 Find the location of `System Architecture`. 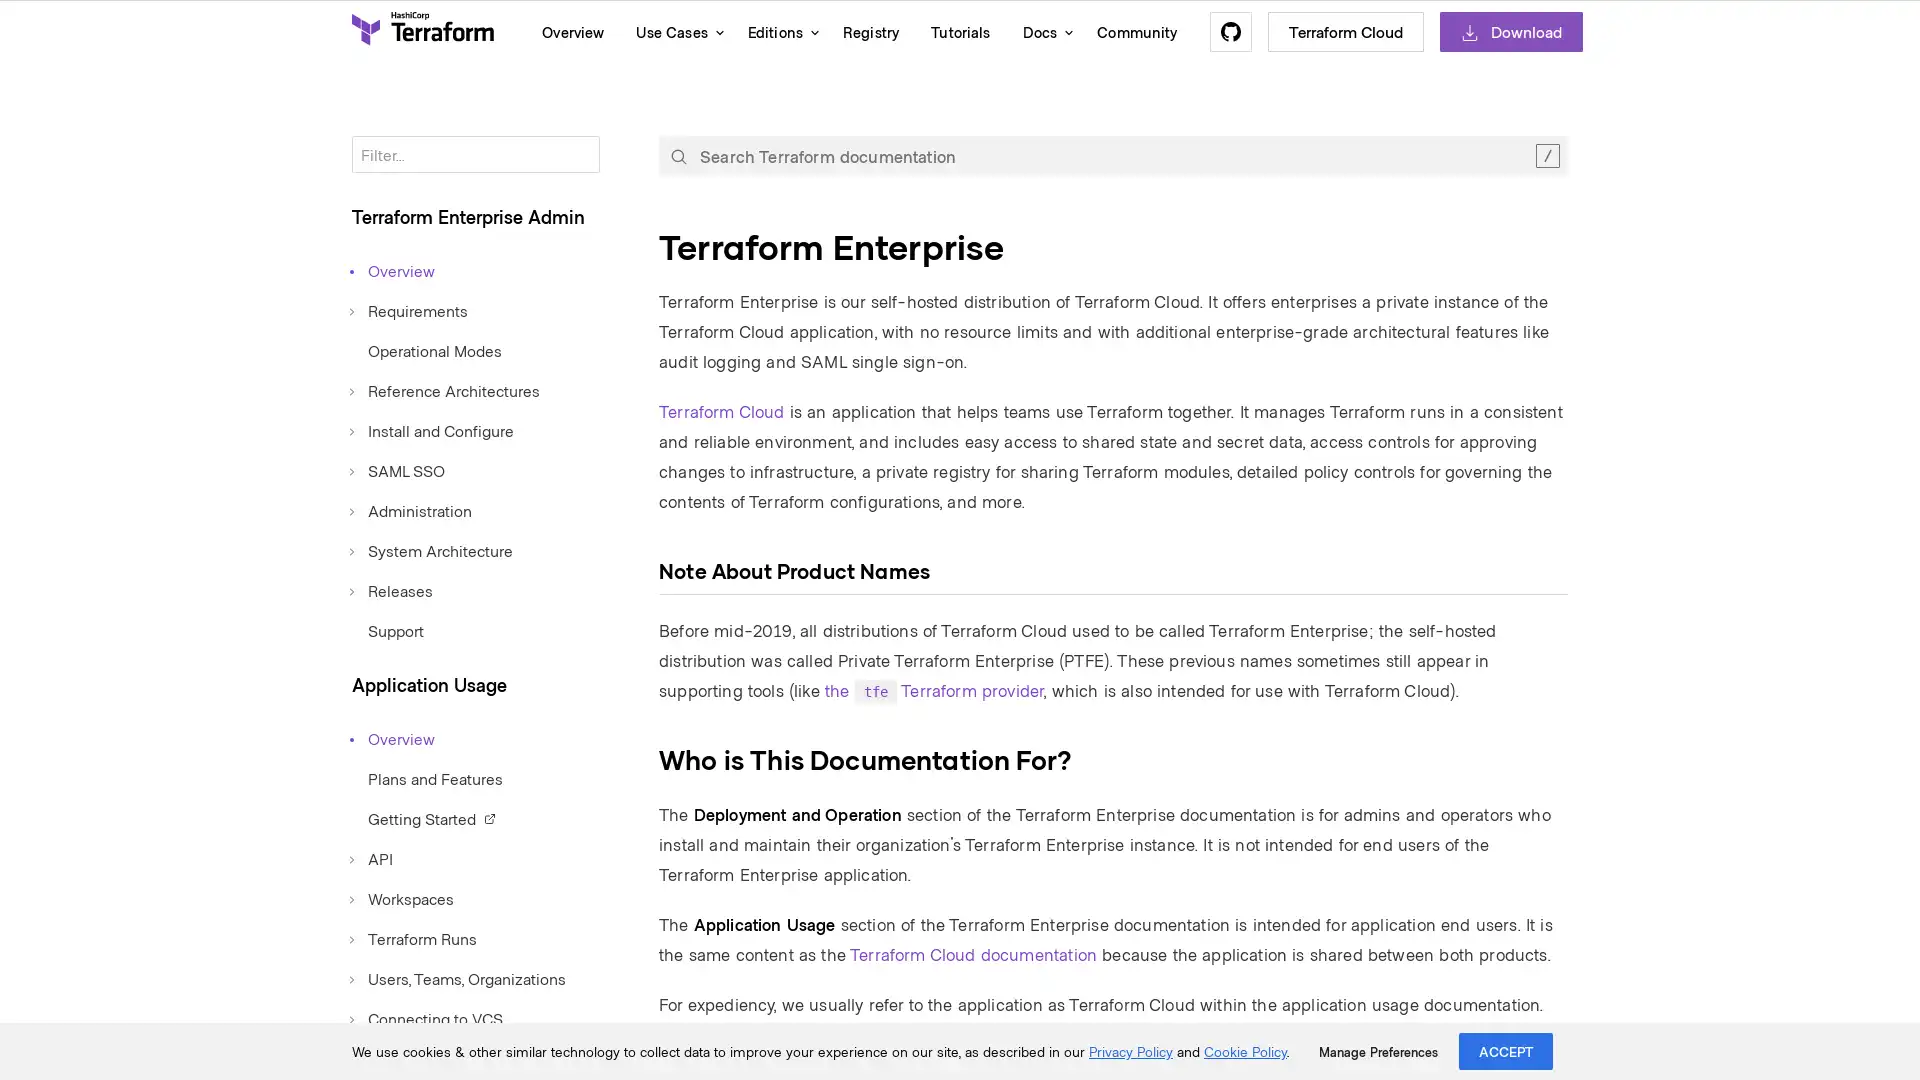

System Architecture is located at coordinates (431, 550).